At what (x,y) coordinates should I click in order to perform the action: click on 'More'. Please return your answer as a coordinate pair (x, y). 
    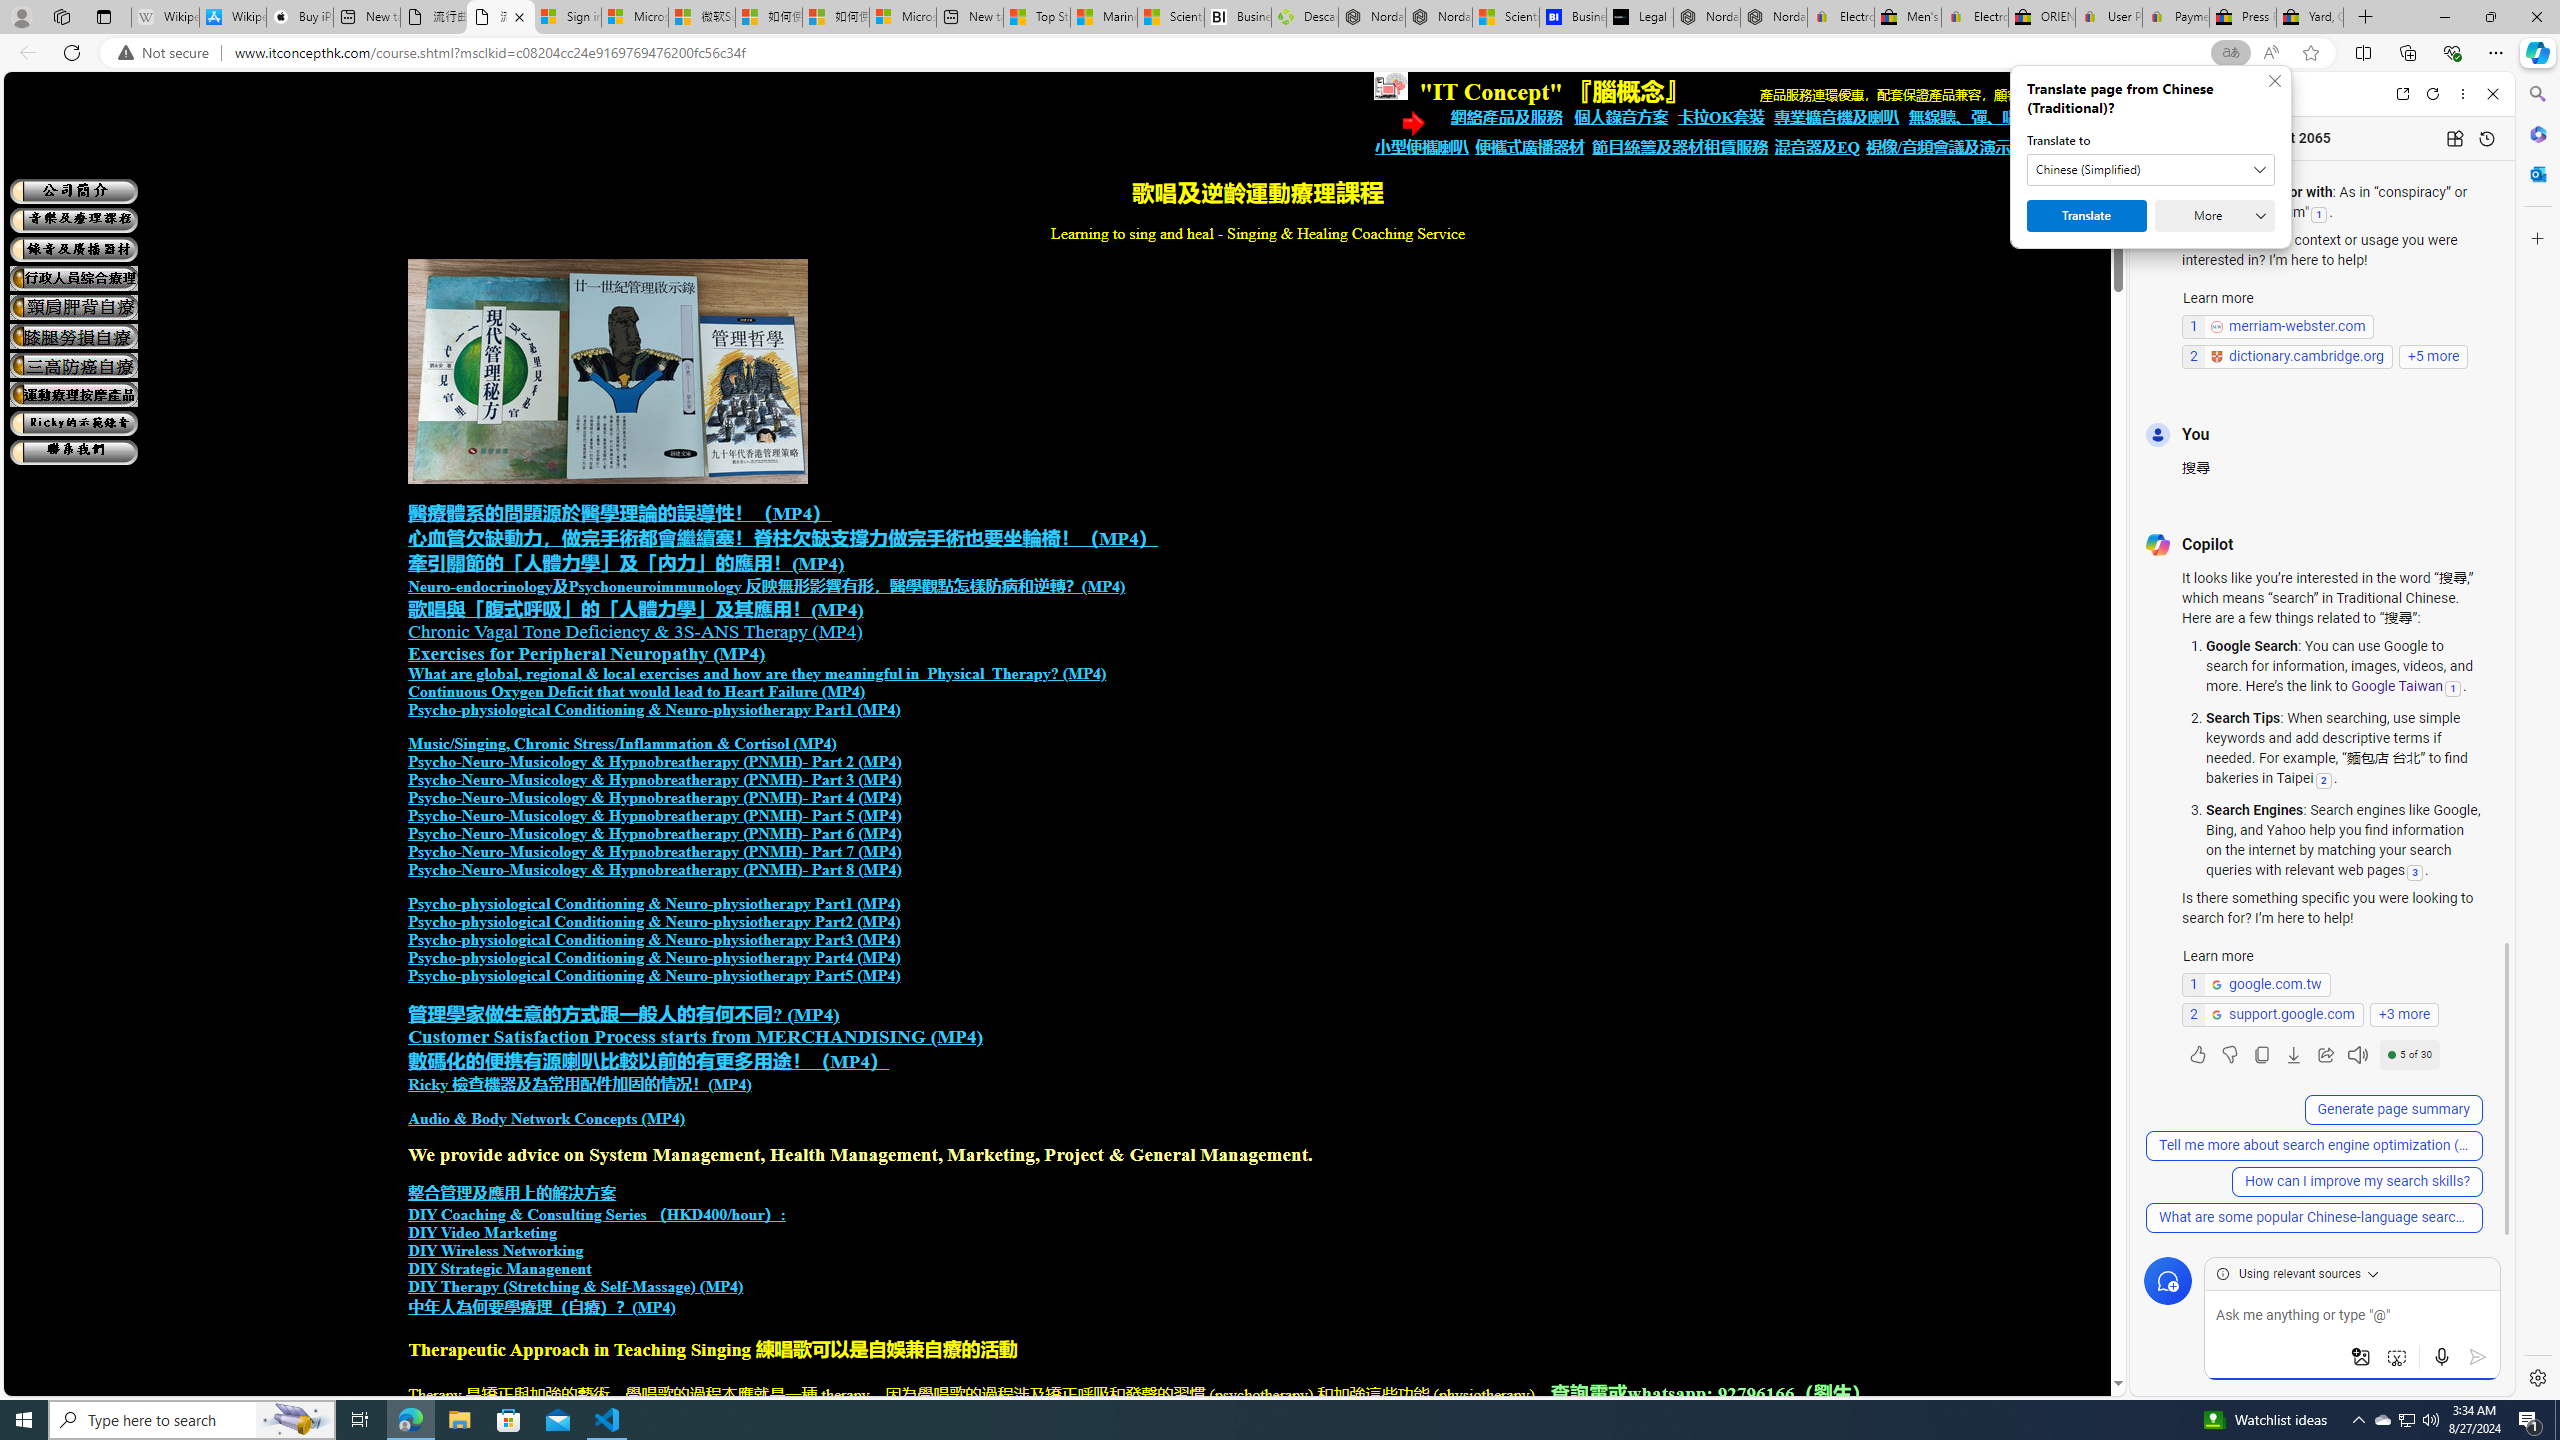
    Looking at the image, I should click on (2214, 215).